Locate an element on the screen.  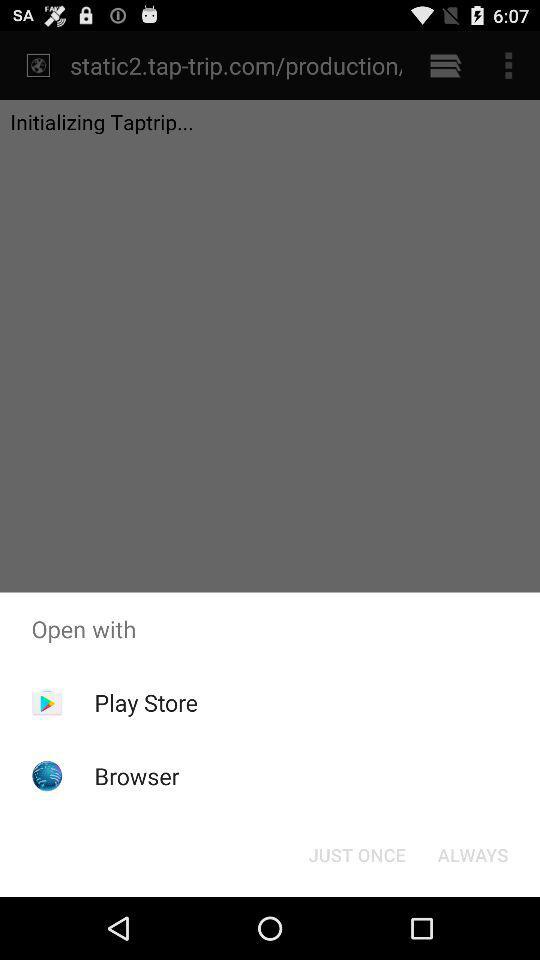
icon to the left of always icon is located at coordinates (356, 853).